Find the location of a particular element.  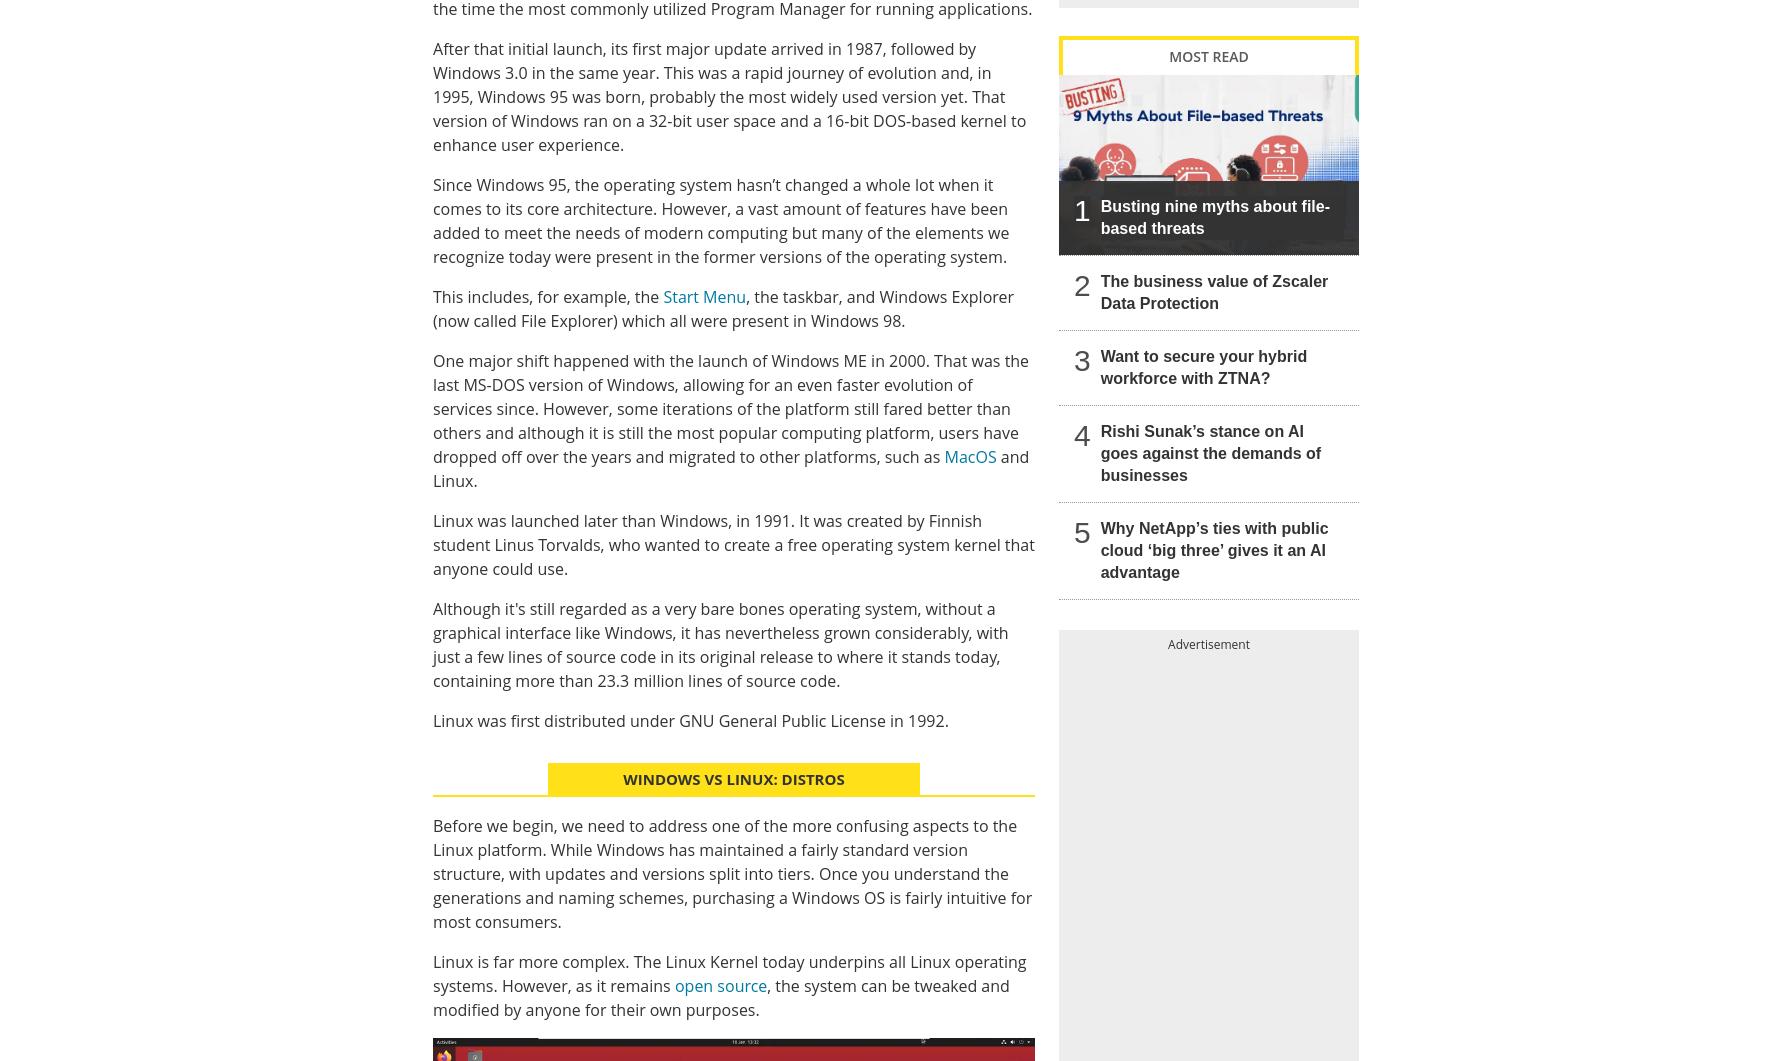

'Linux was launched later than Windows, in 1991. It was created by Finnish student Linus Torvalds, who wanted to create a free operating system kernel that anyone could use.' is located at coordinates (732, 542).